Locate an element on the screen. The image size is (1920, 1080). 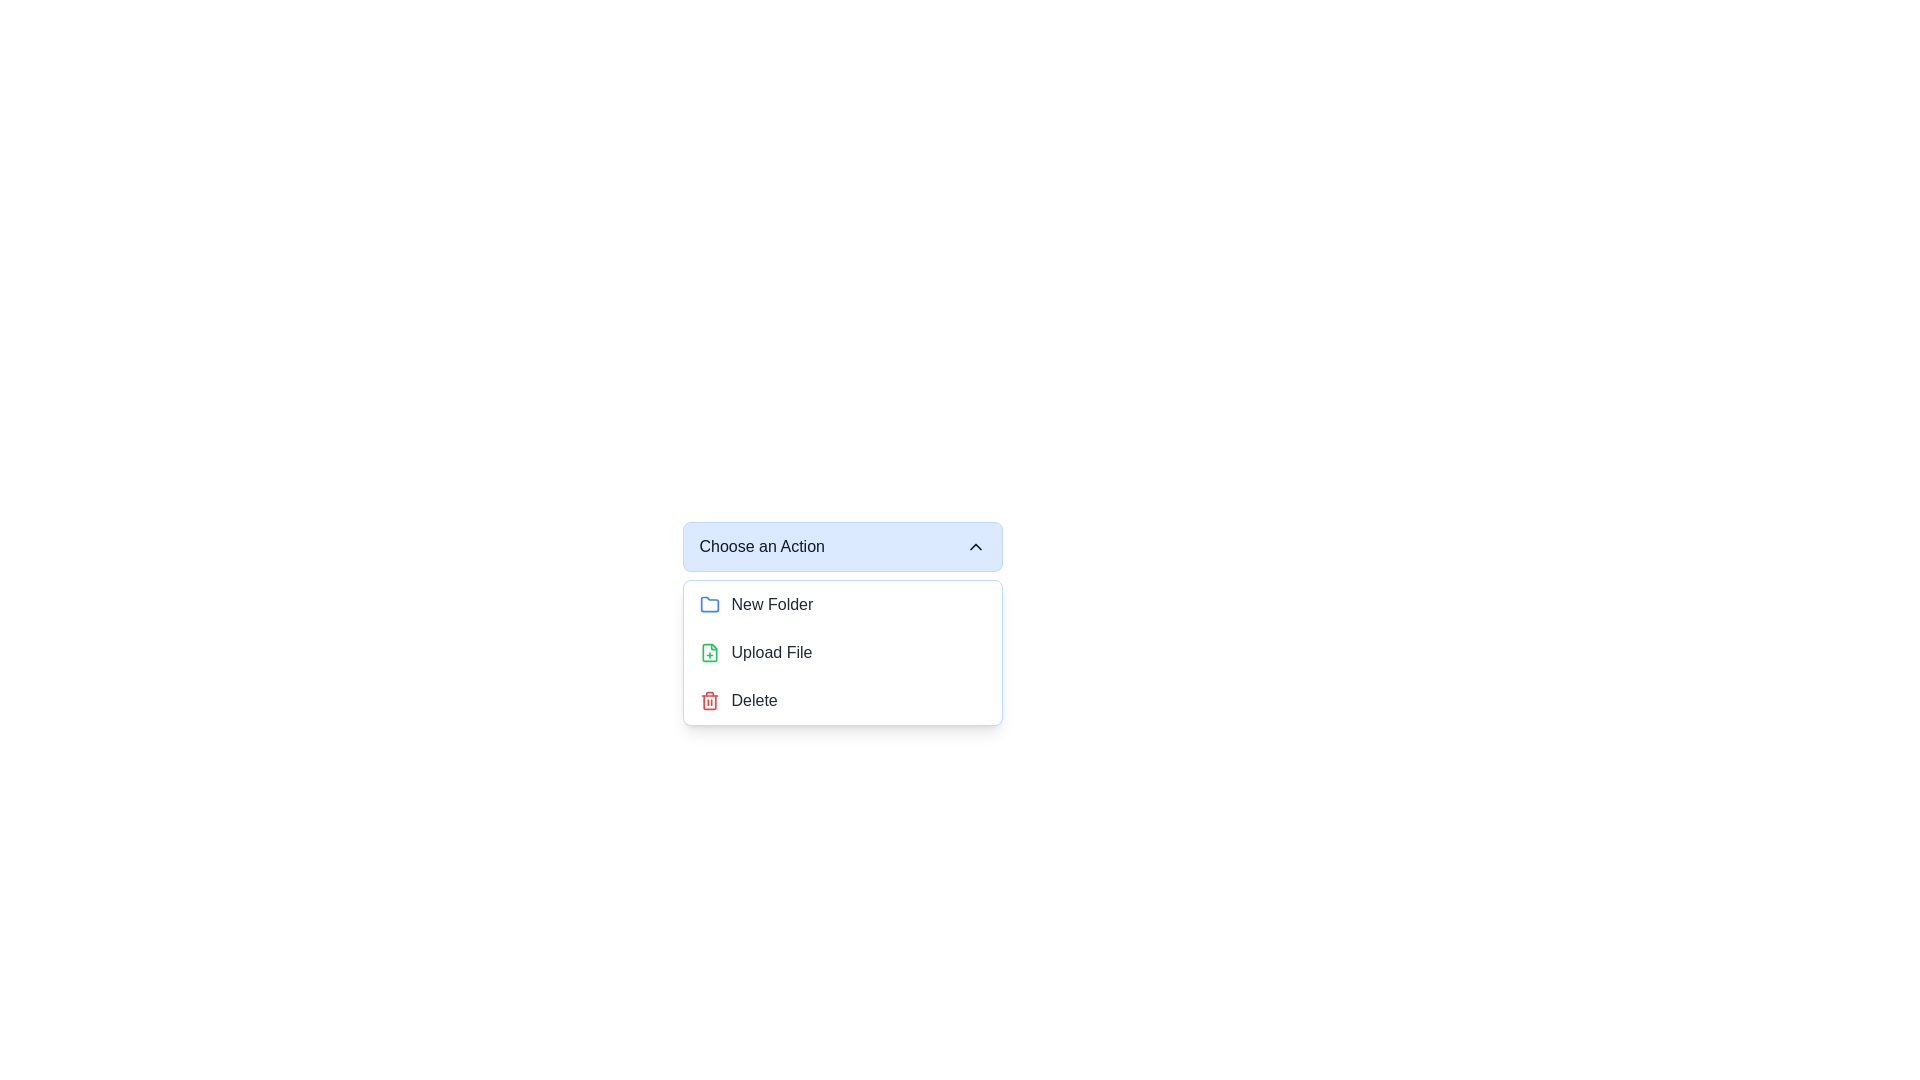
the Text label in the dropdown menu that initiates the creation of a new folder is located at coordinates (771, 604).